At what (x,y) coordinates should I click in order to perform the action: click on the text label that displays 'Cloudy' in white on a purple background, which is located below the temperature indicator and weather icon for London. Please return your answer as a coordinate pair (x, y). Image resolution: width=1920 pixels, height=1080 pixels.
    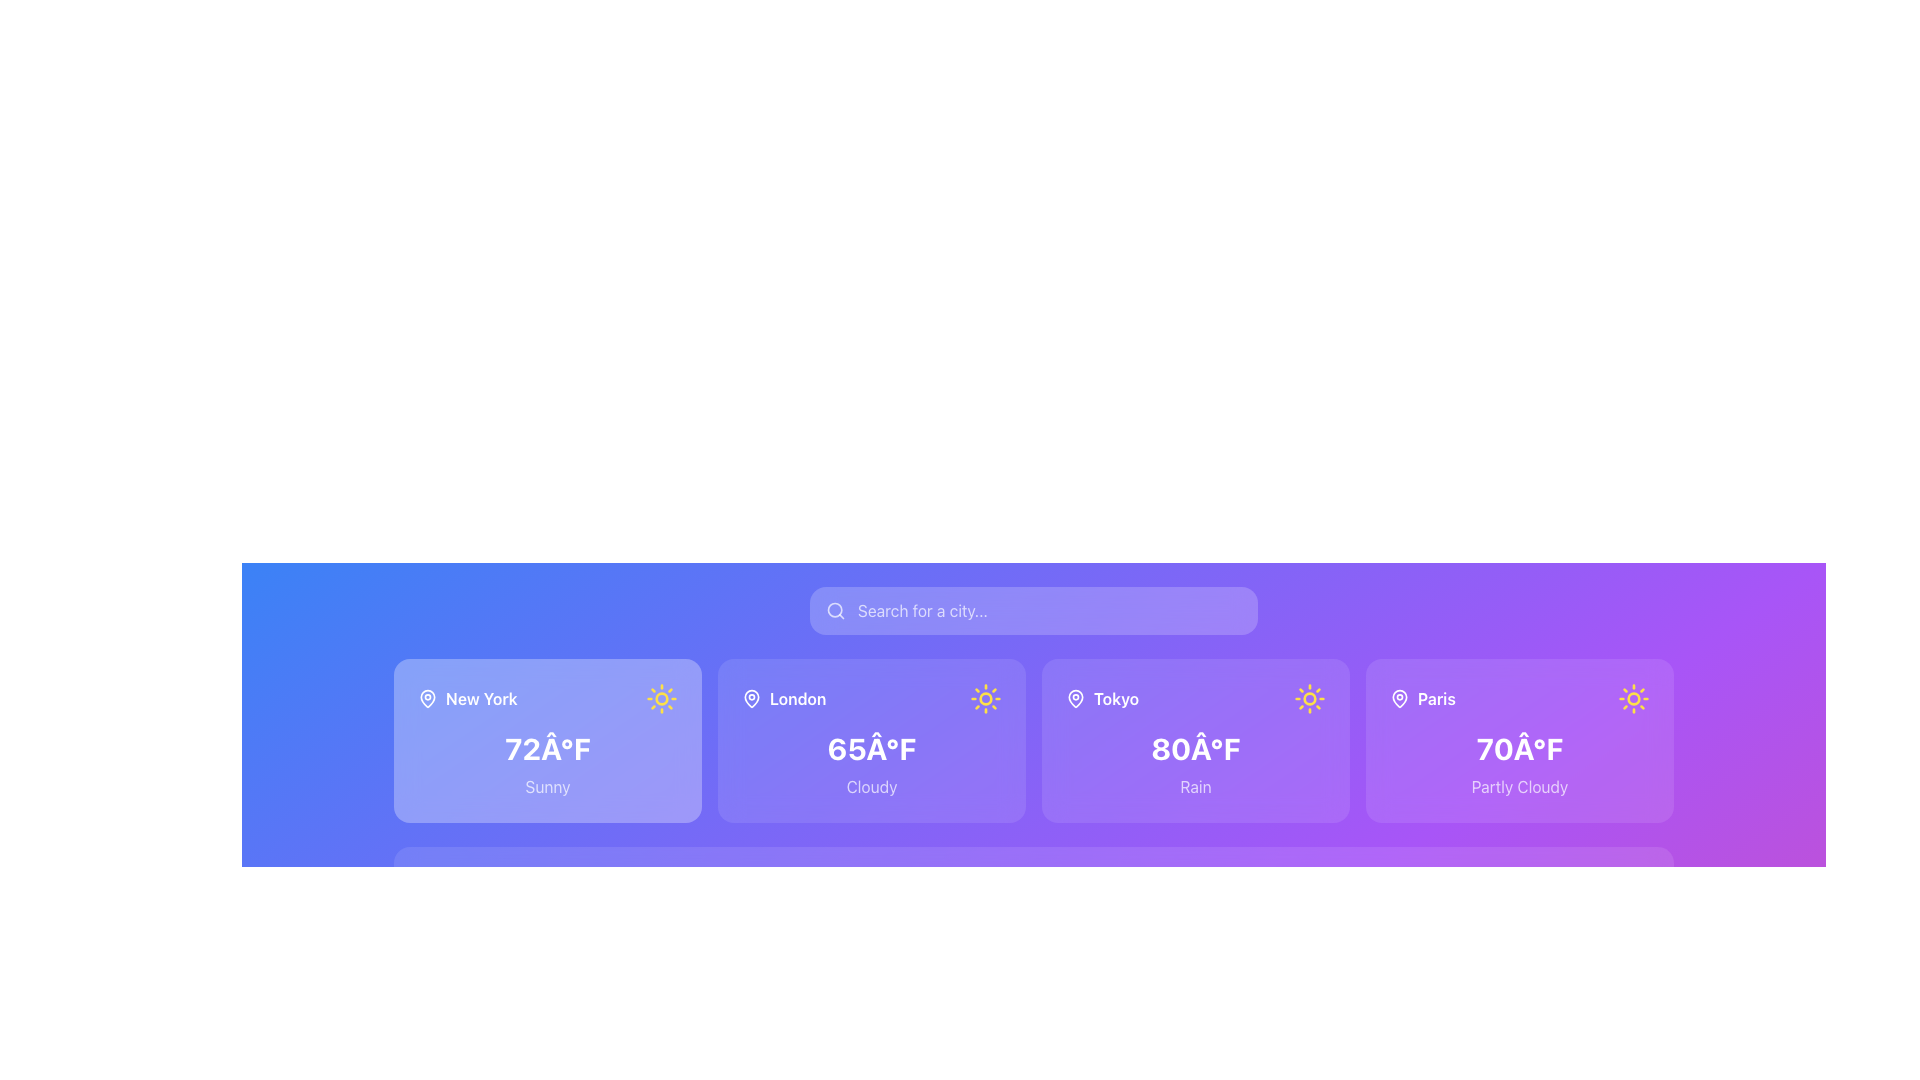
    Looking at the image, I should click on (872, 785).